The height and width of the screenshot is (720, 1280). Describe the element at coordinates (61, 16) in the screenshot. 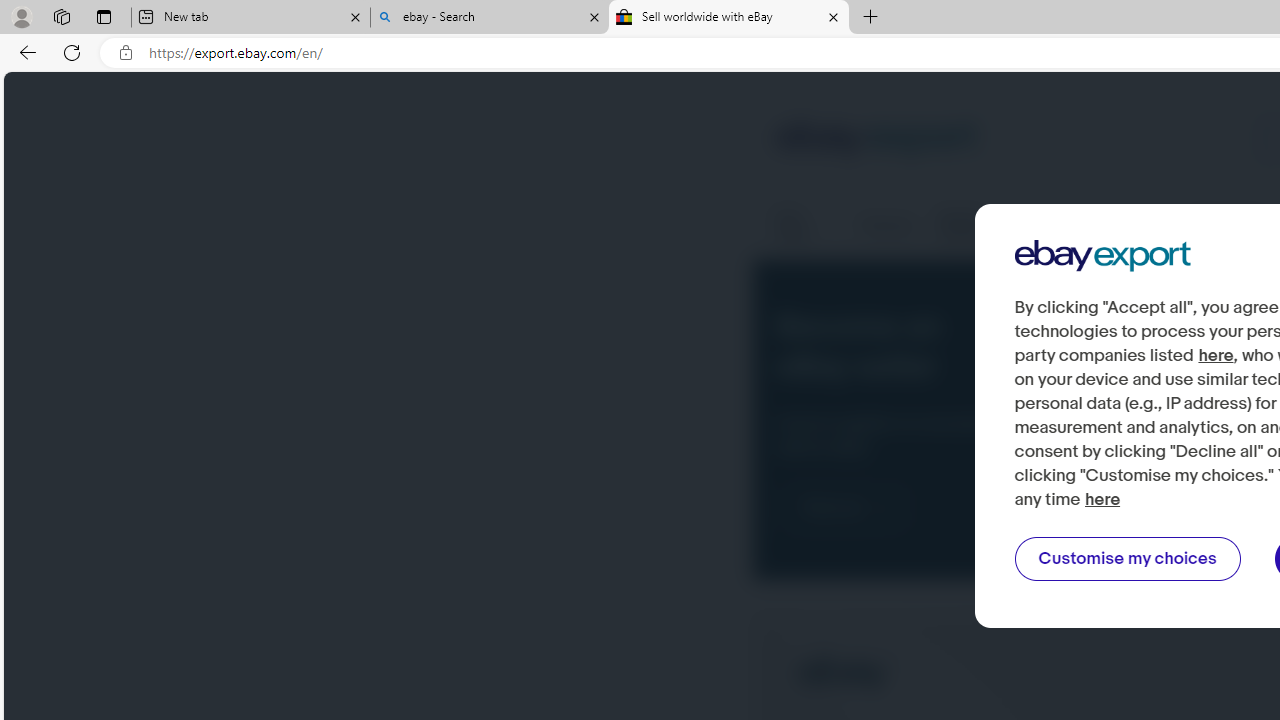

I see `'Workspaces'` at that location.